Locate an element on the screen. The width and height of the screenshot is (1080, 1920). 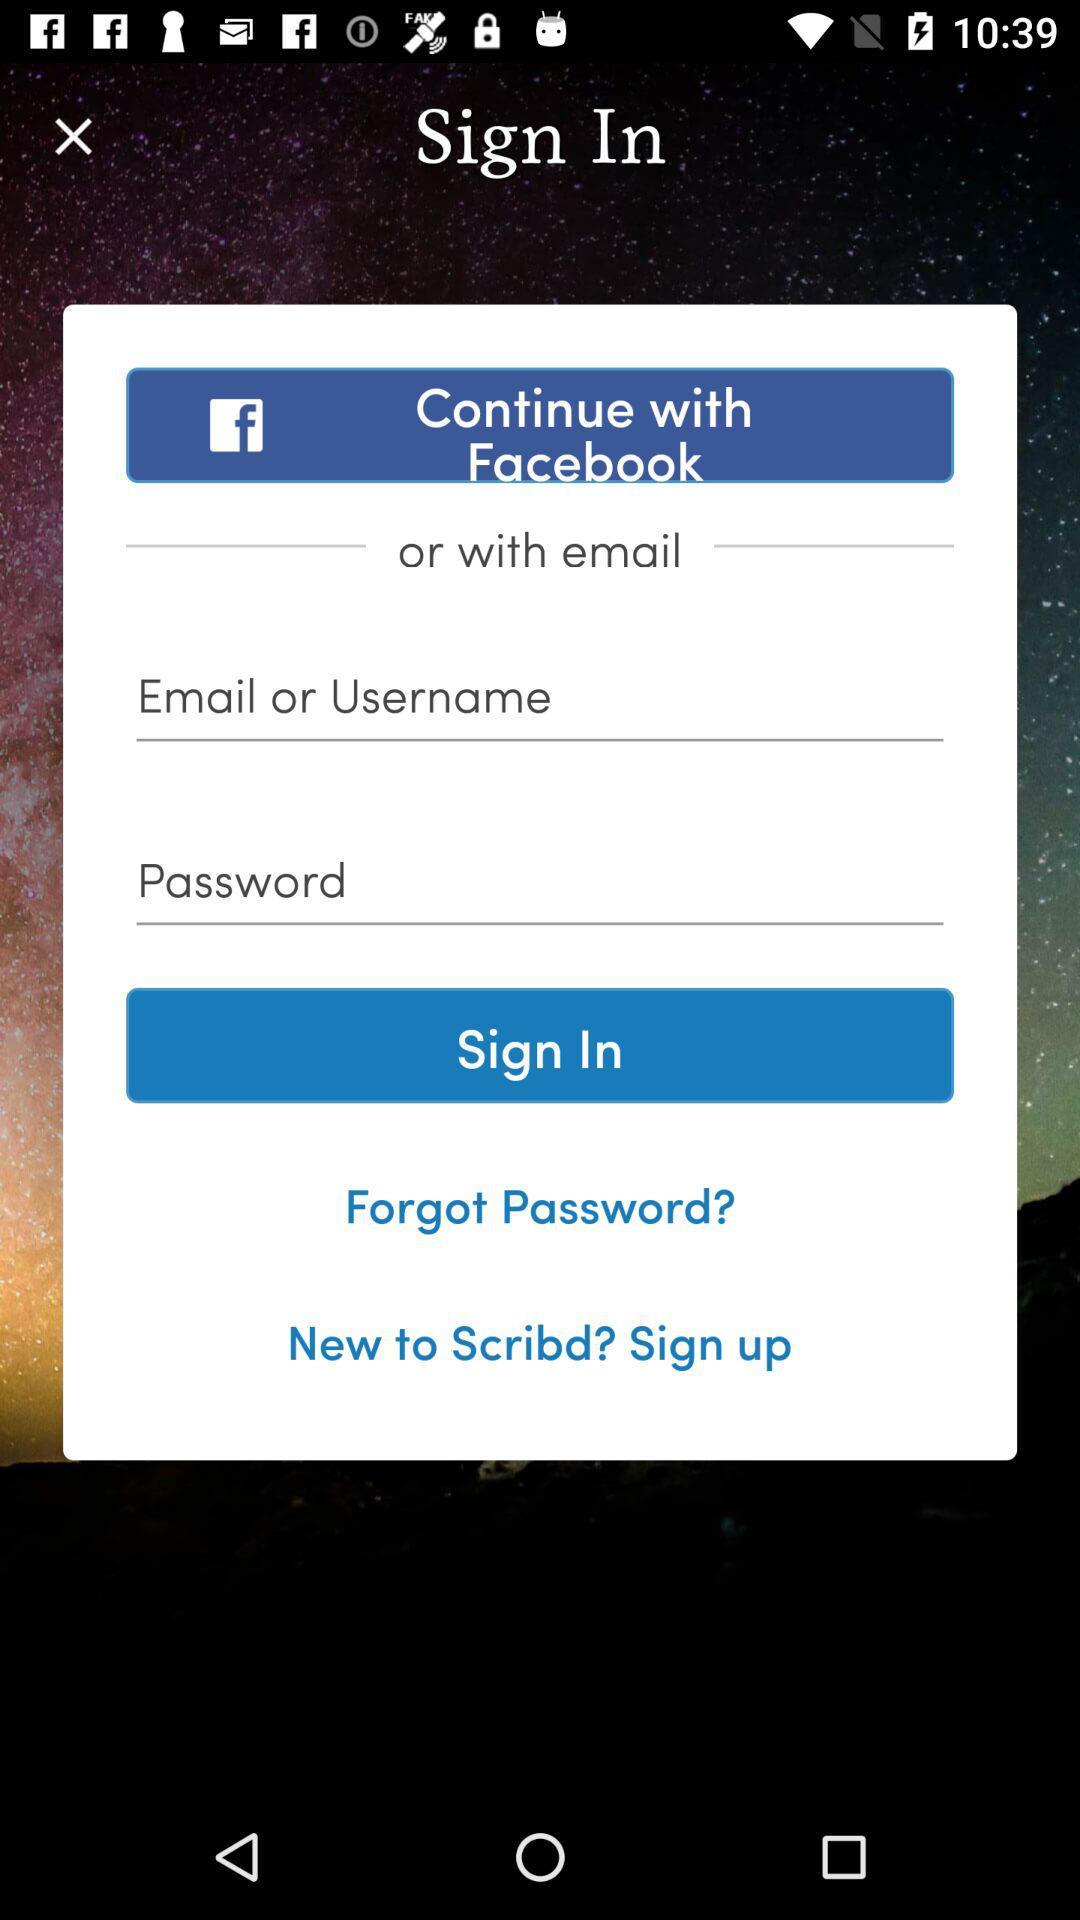
the icon at the top left corner is located at coordinates (72, 135).